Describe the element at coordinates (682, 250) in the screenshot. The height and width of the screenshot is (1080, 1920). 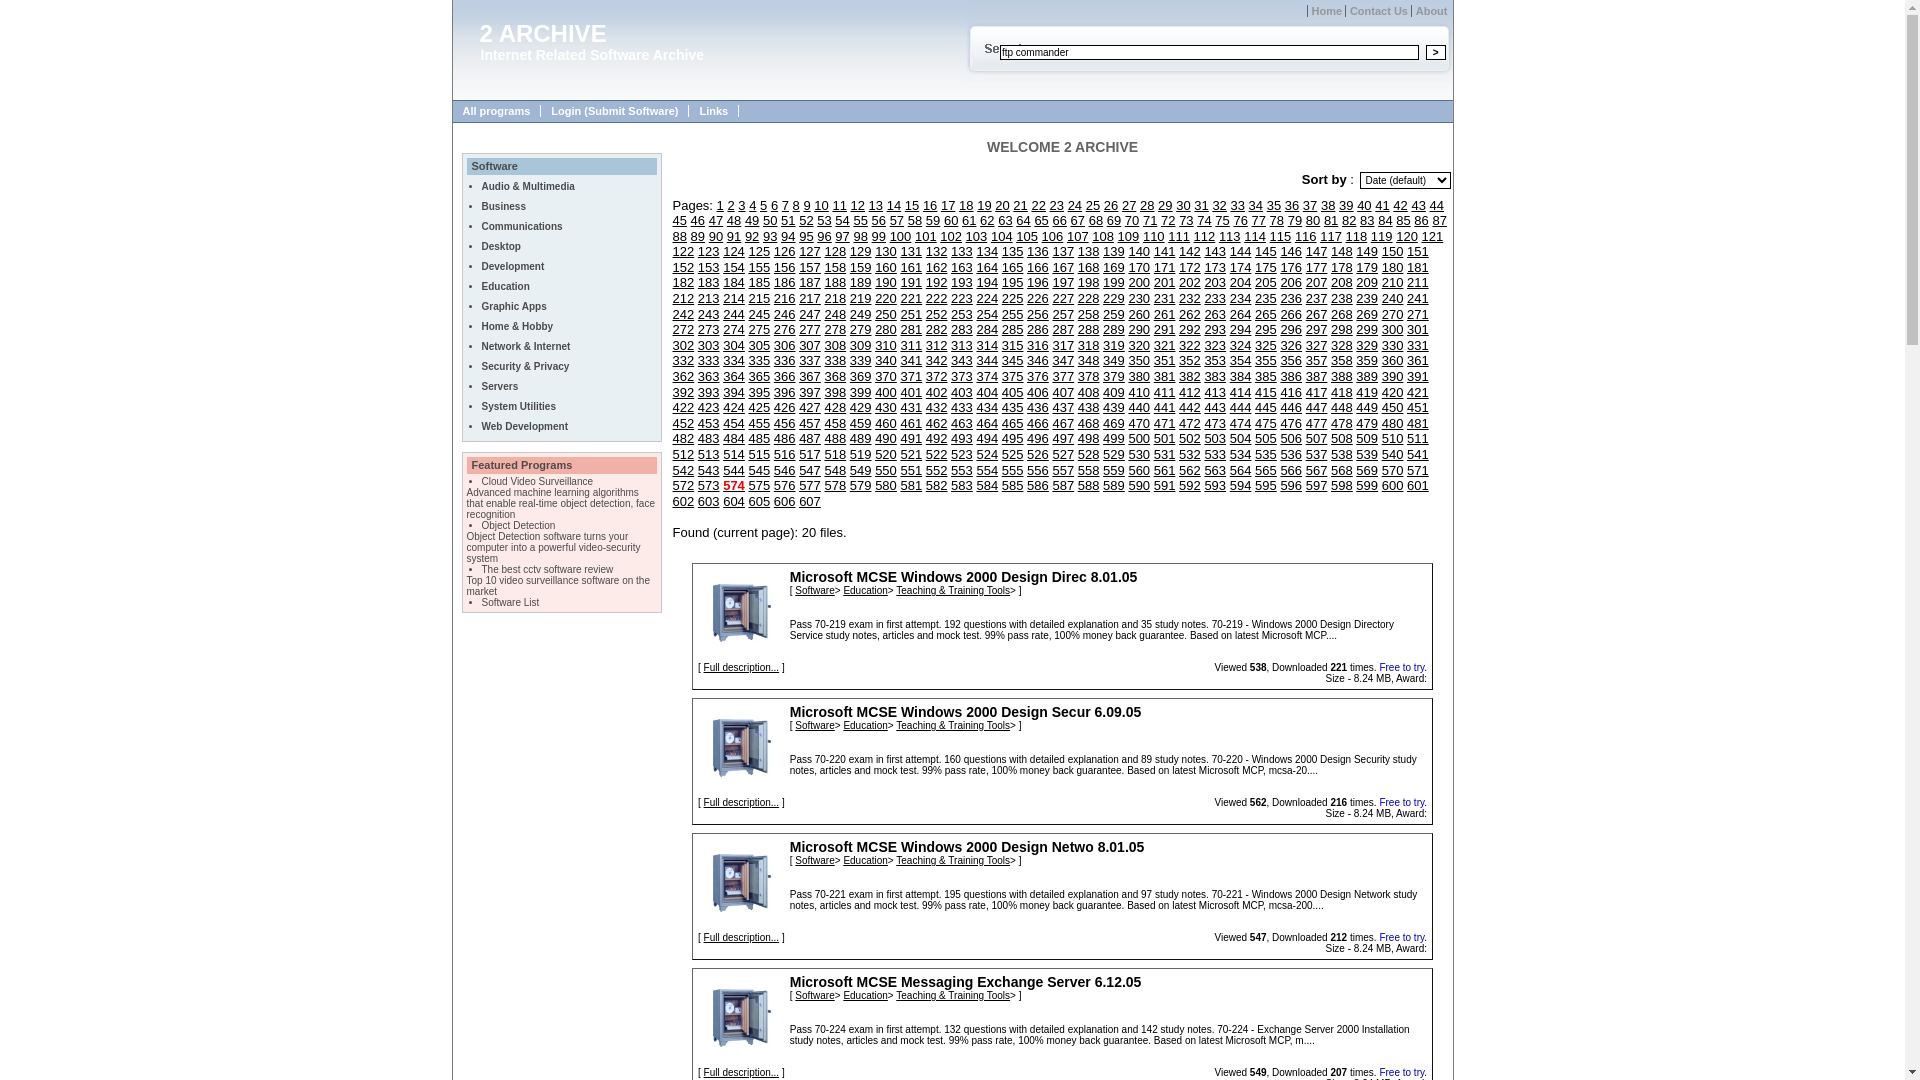
I see `'122'` at that location.